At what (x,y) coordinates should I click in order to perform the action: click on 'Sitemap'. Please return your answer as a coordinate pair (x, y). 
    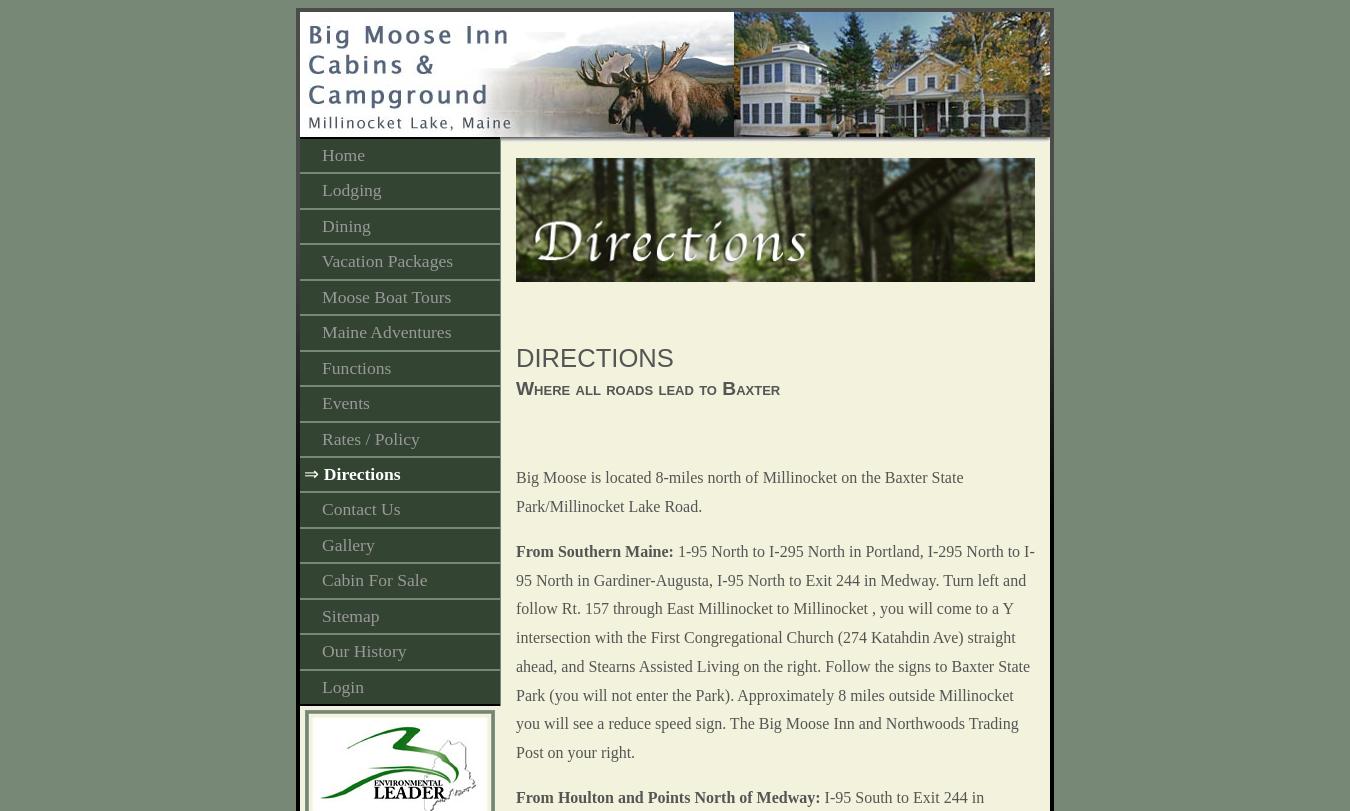
    Looking at the image, I should click on (350, 613).